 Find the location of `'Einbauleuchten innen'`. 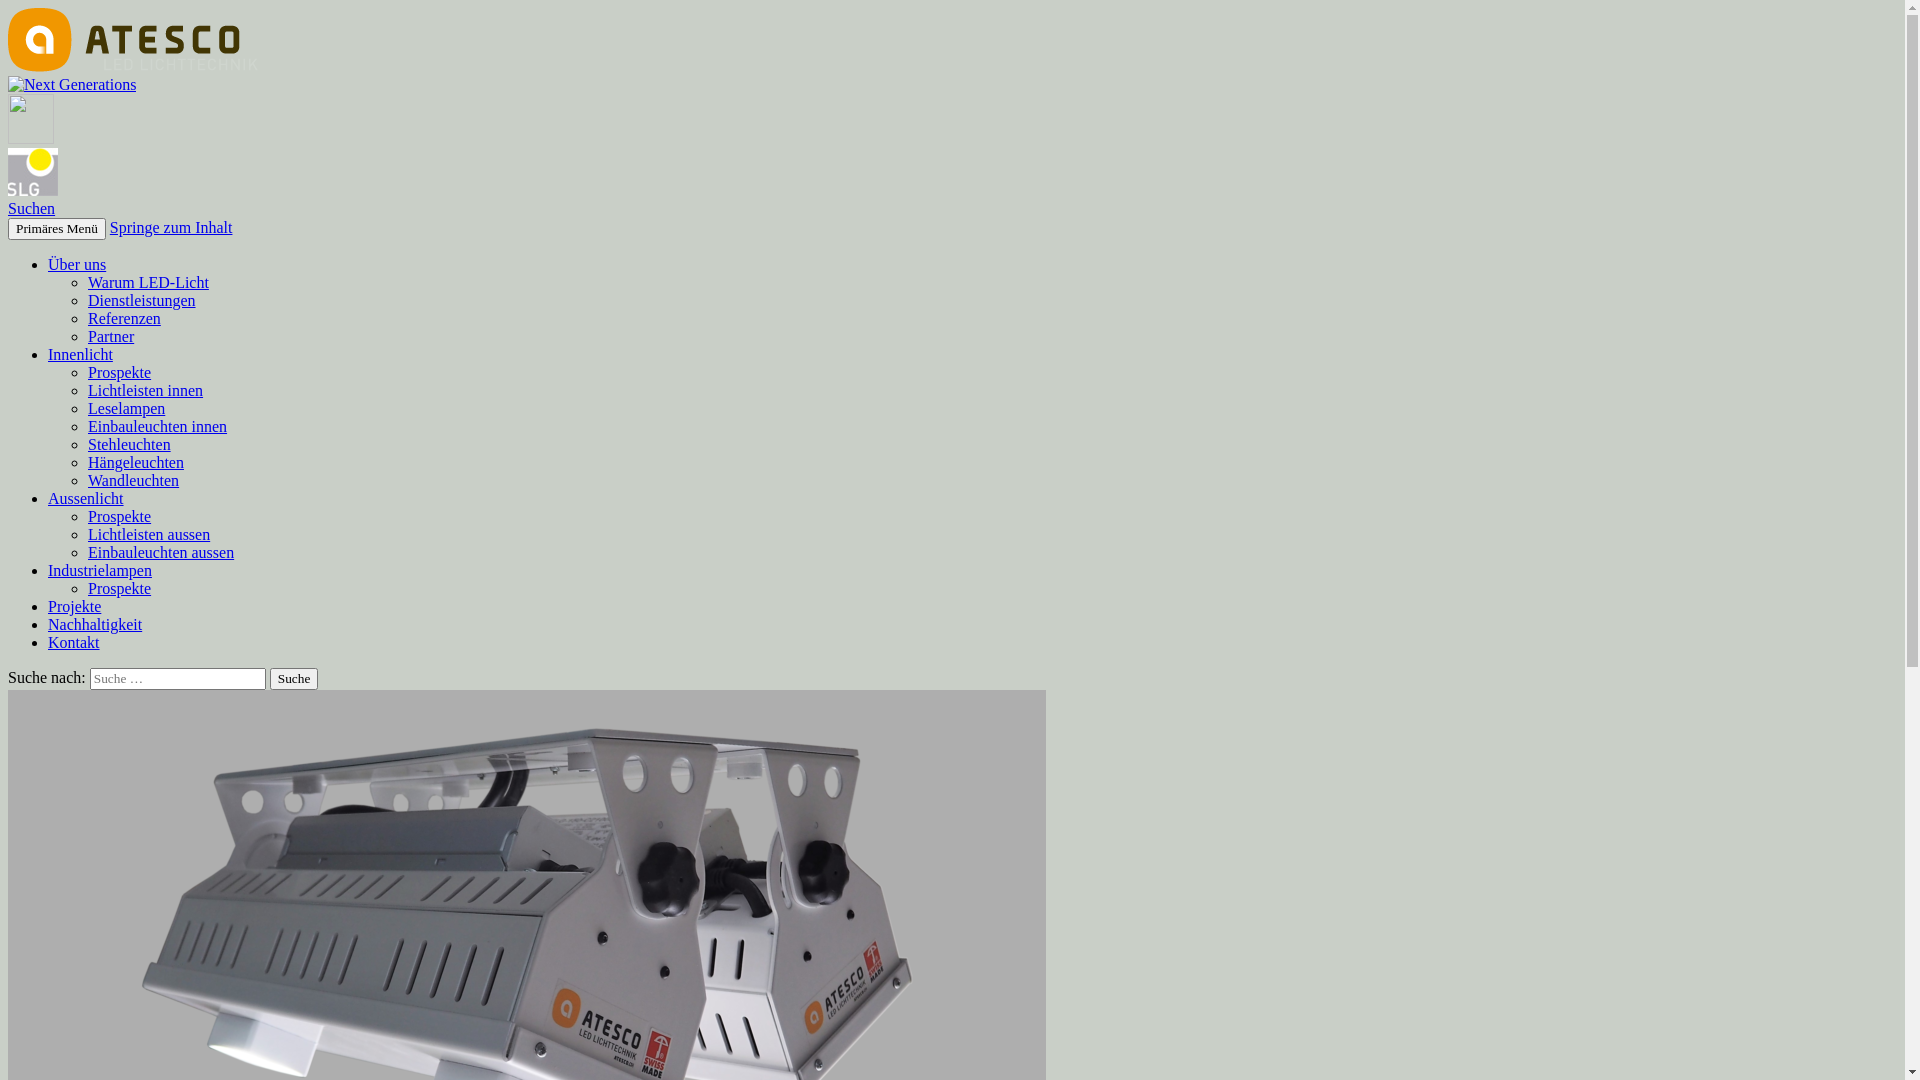

'Einbauleuchten innen' is located at coordinates (156, 425).